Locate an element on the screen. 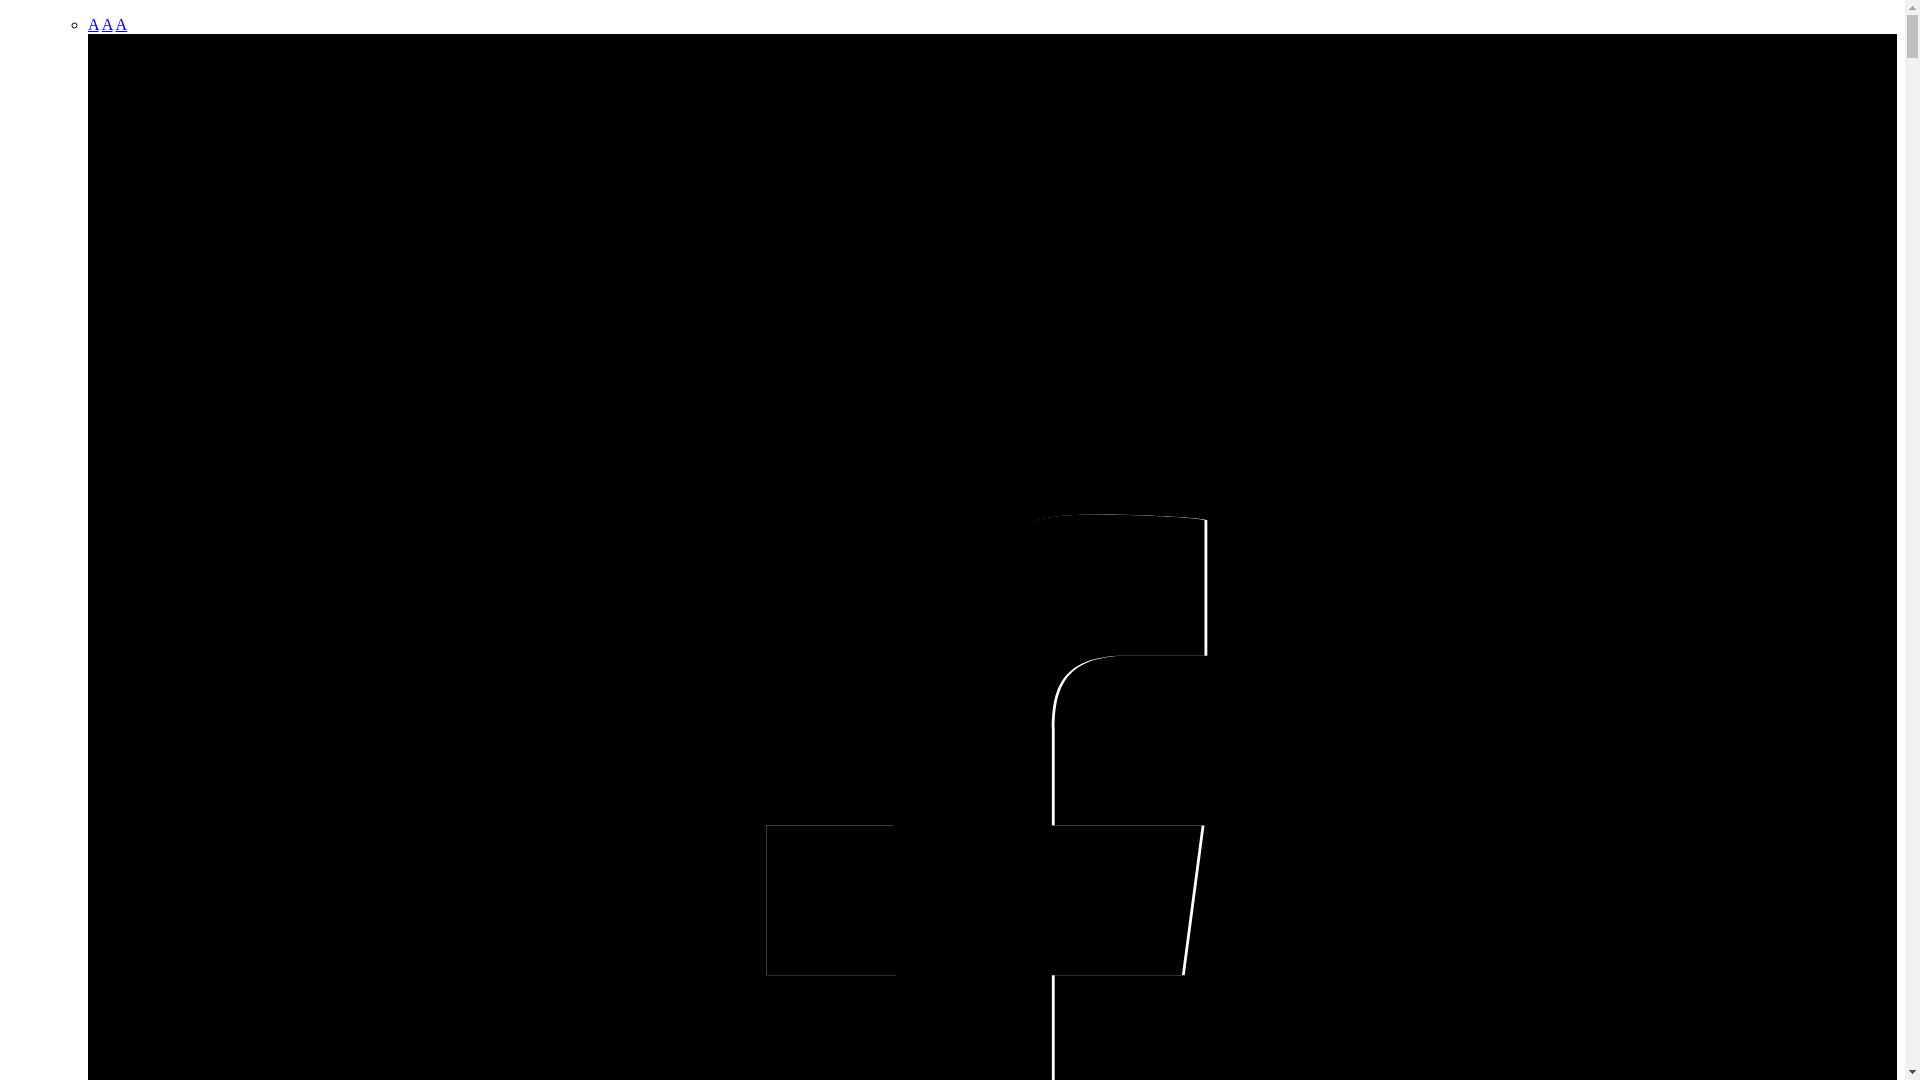  'A' is located at coordinates (114, 24).